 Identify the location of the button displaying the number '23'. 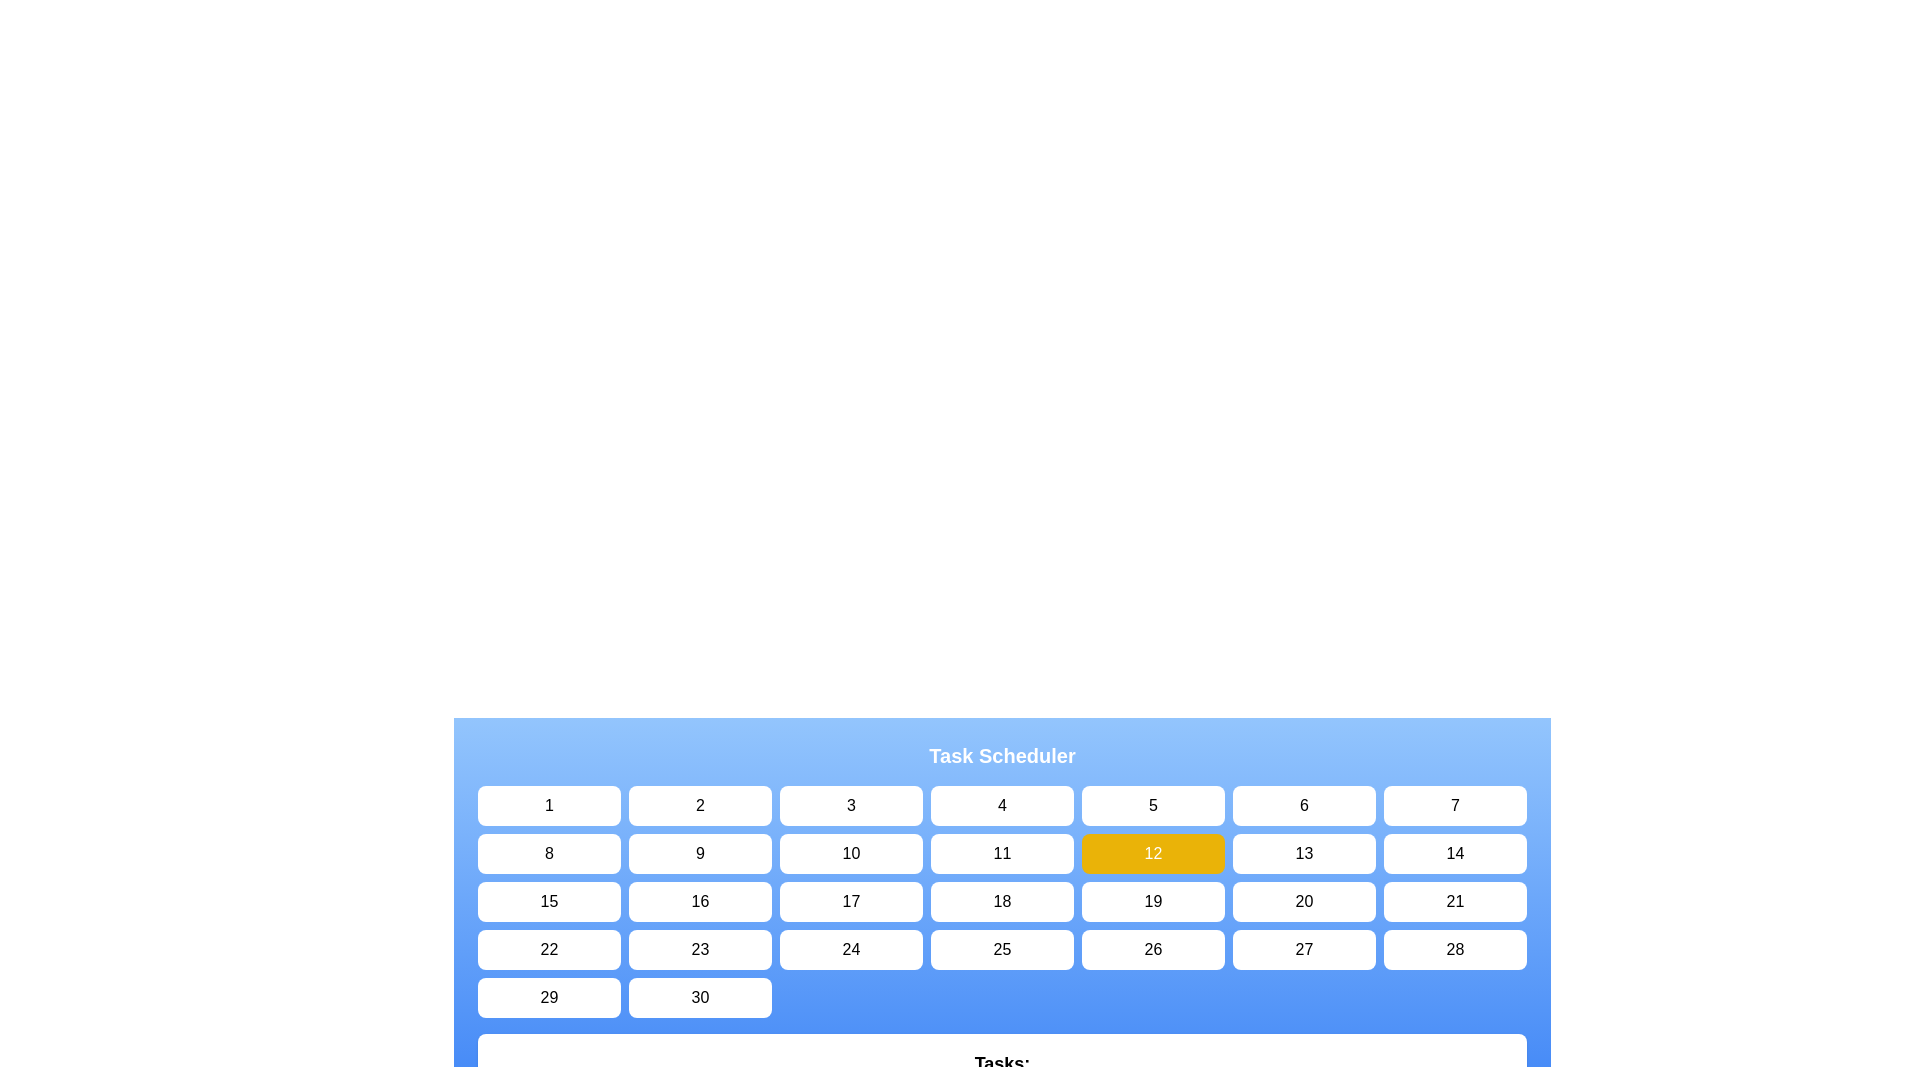
(700, 948).